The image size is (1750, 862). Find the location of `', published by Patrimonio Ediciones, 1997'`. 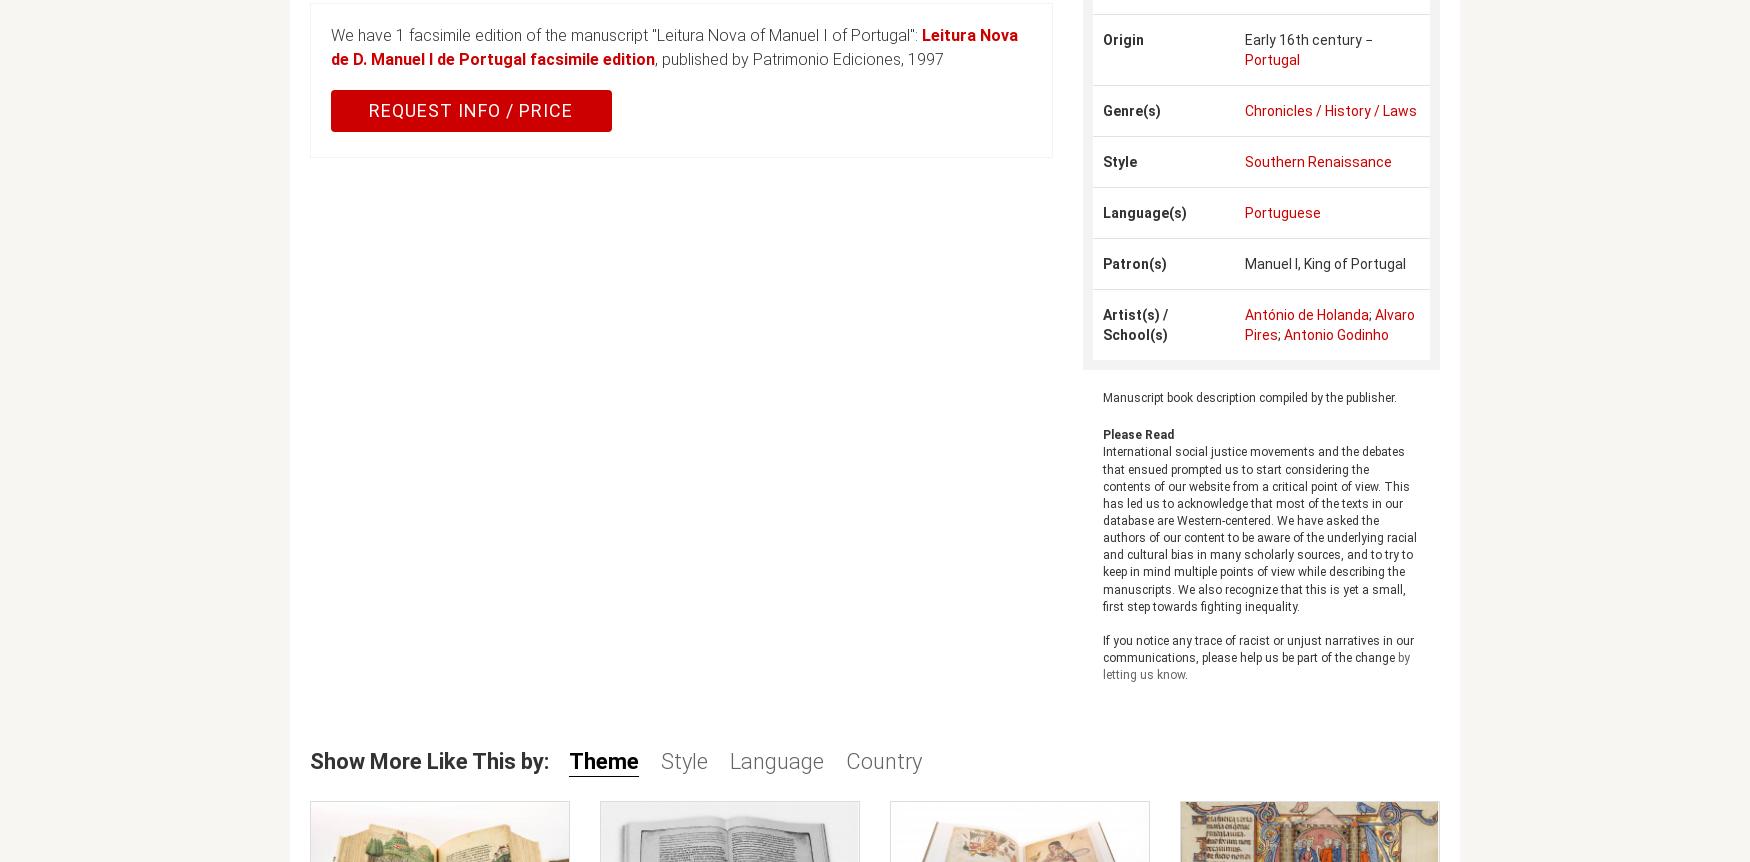

', published by Patrimonio Ediciones, 1997' is located at coordinates (798, 59).